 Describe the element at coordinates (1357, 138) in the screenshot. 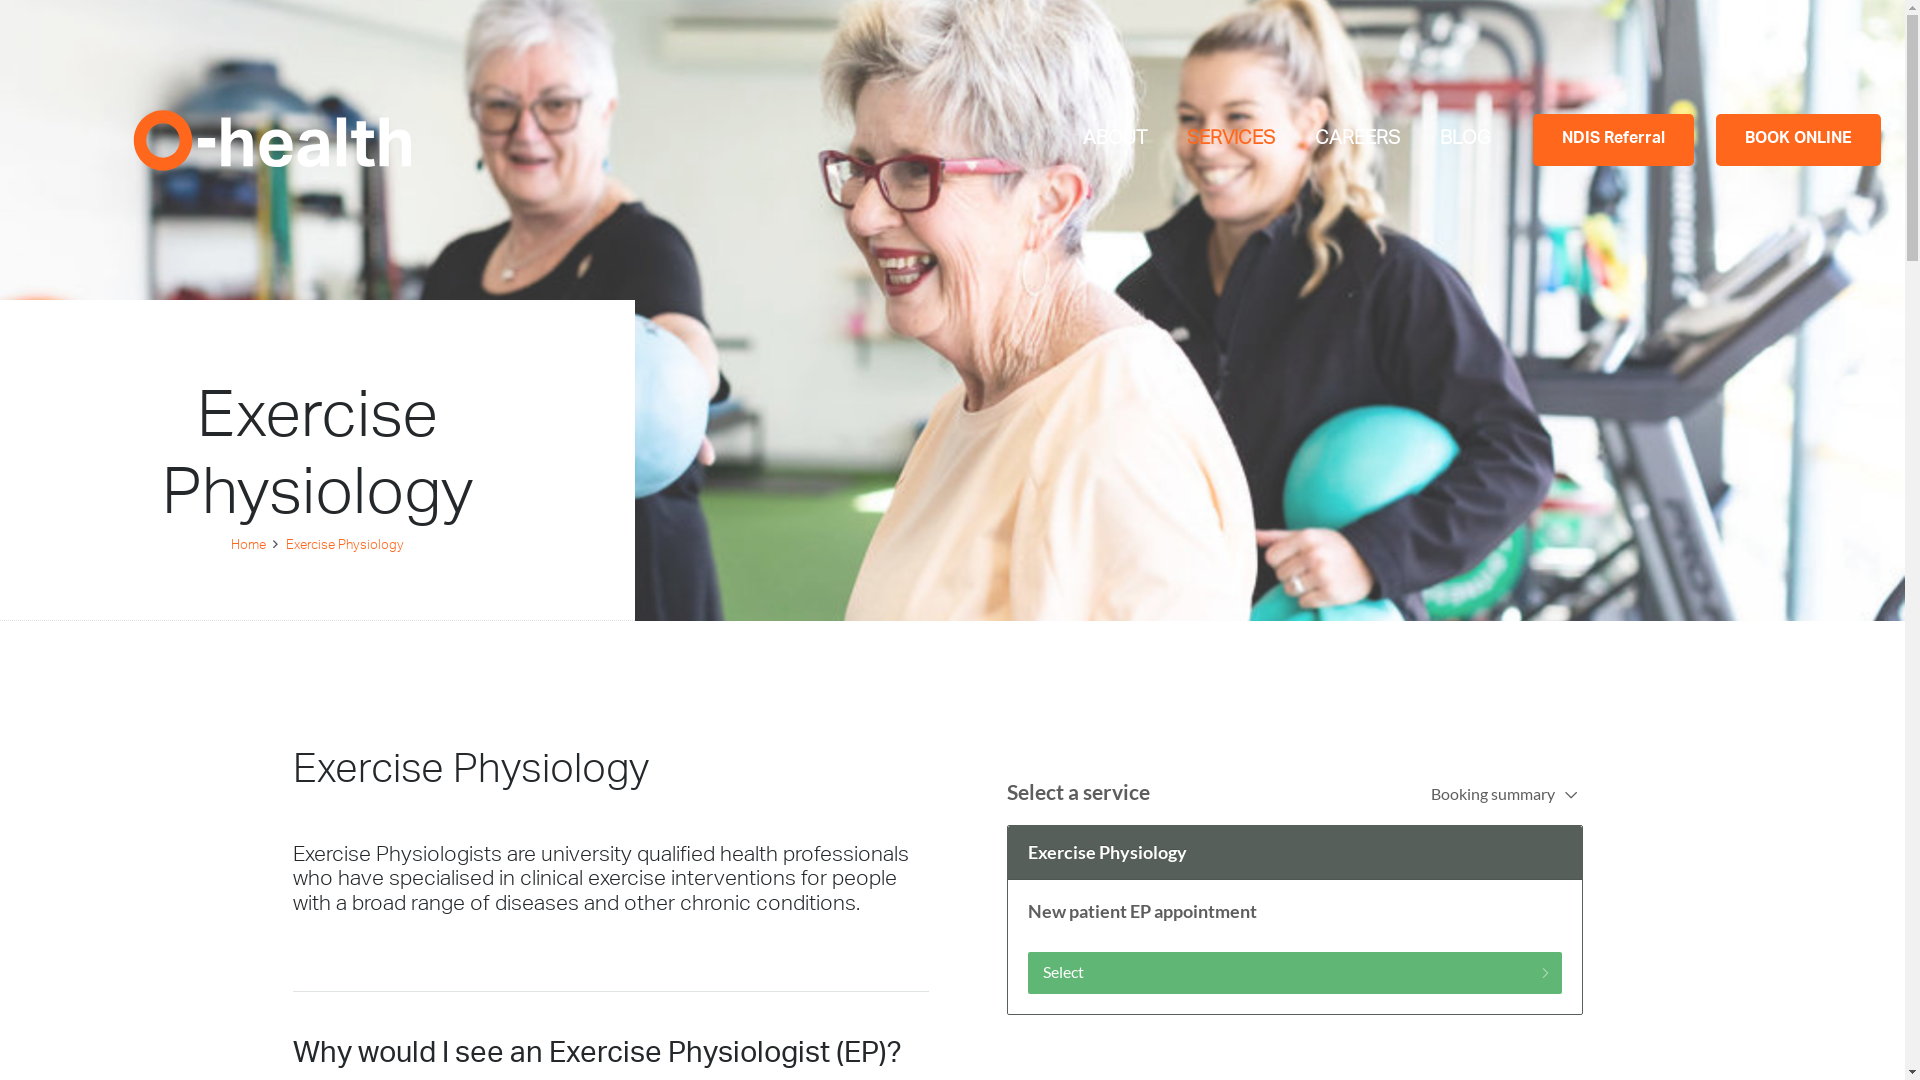

I see `'CAREERS'` at that location.